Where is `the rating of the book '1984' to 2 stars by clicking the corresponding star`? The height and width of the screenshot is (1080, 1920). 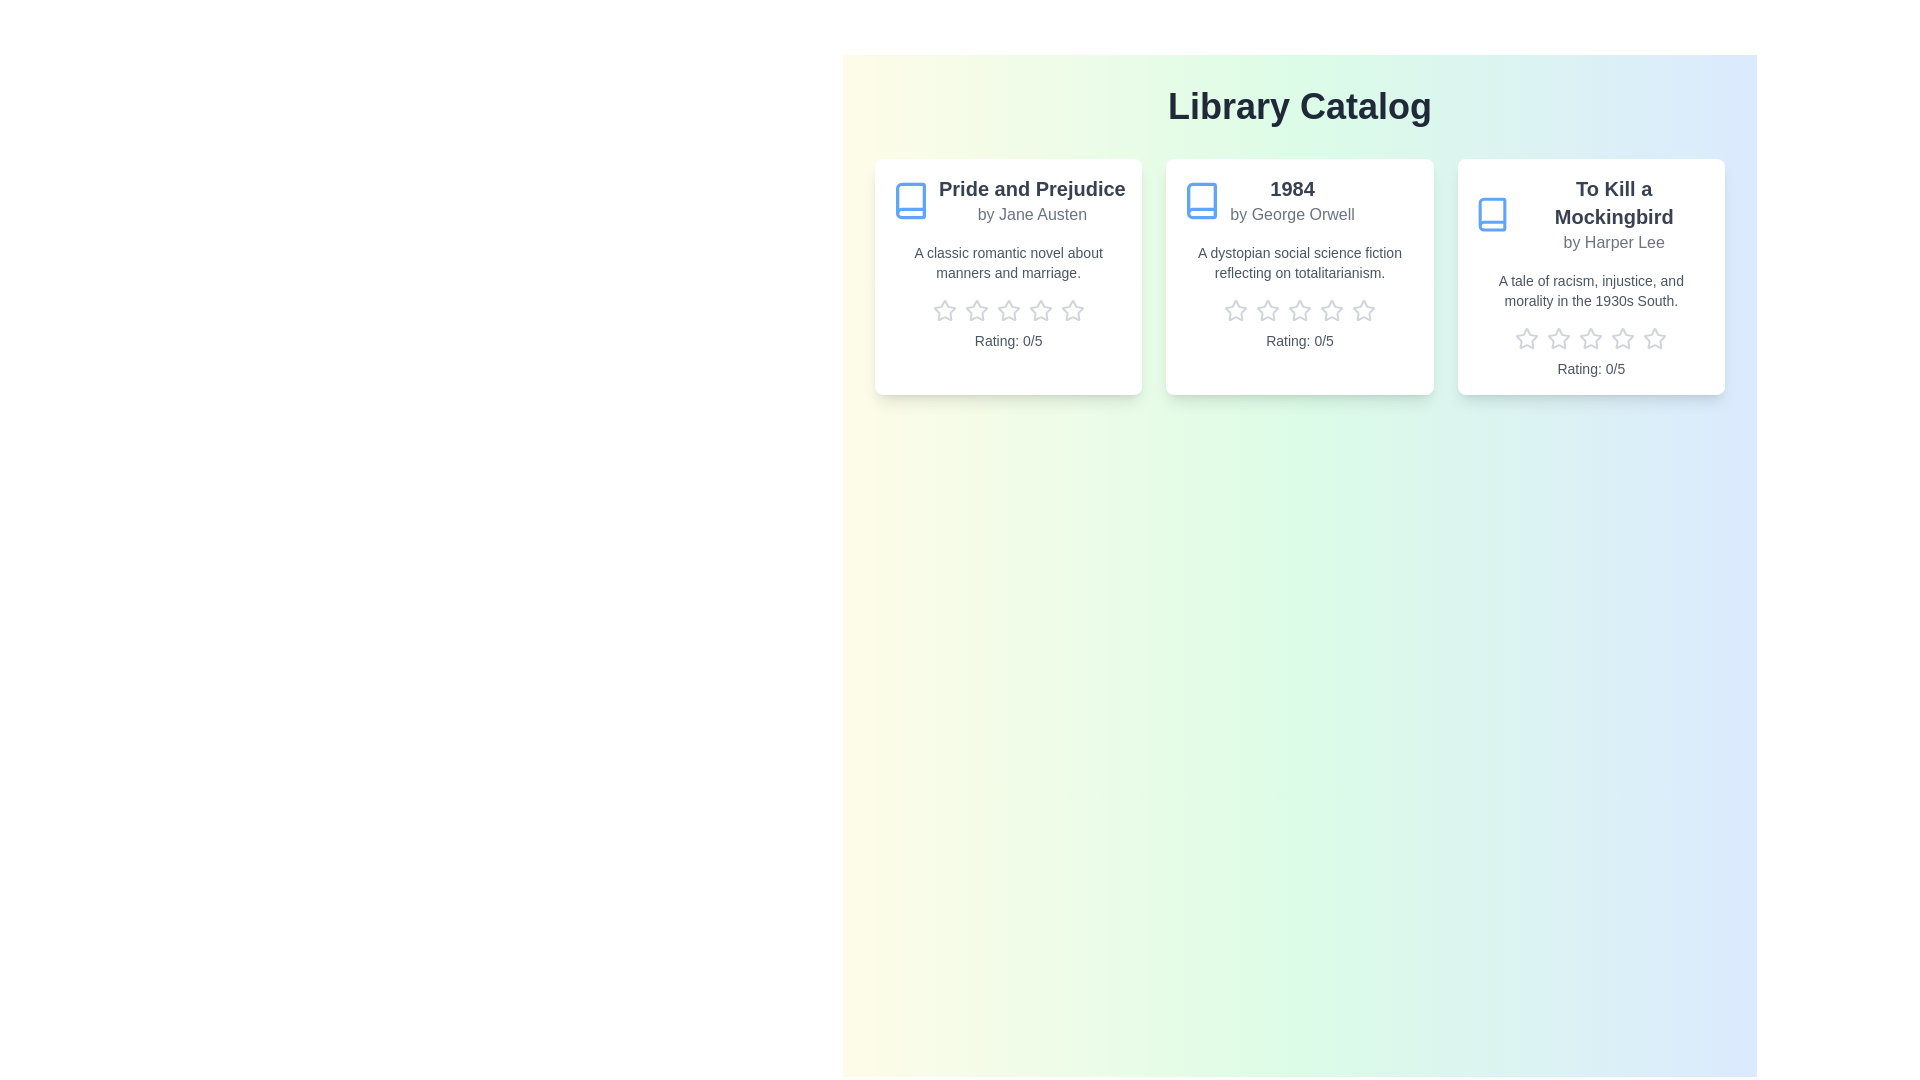 the rating of the book '1984' to 2 stars by clicking the corresponding star is located at coordinates (1266, 311).